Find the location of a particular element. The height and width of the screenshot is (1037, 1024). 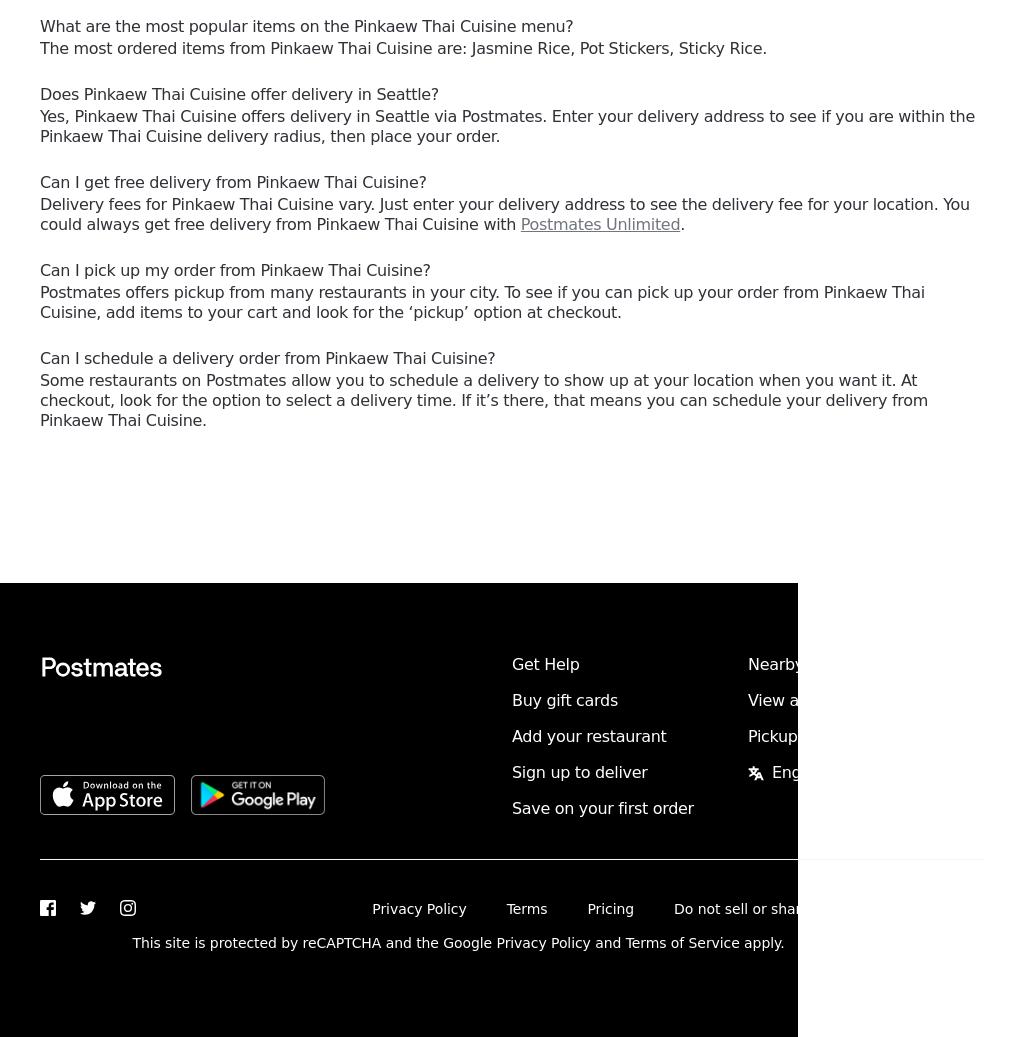

'.' is located at coordinates (681, 223).